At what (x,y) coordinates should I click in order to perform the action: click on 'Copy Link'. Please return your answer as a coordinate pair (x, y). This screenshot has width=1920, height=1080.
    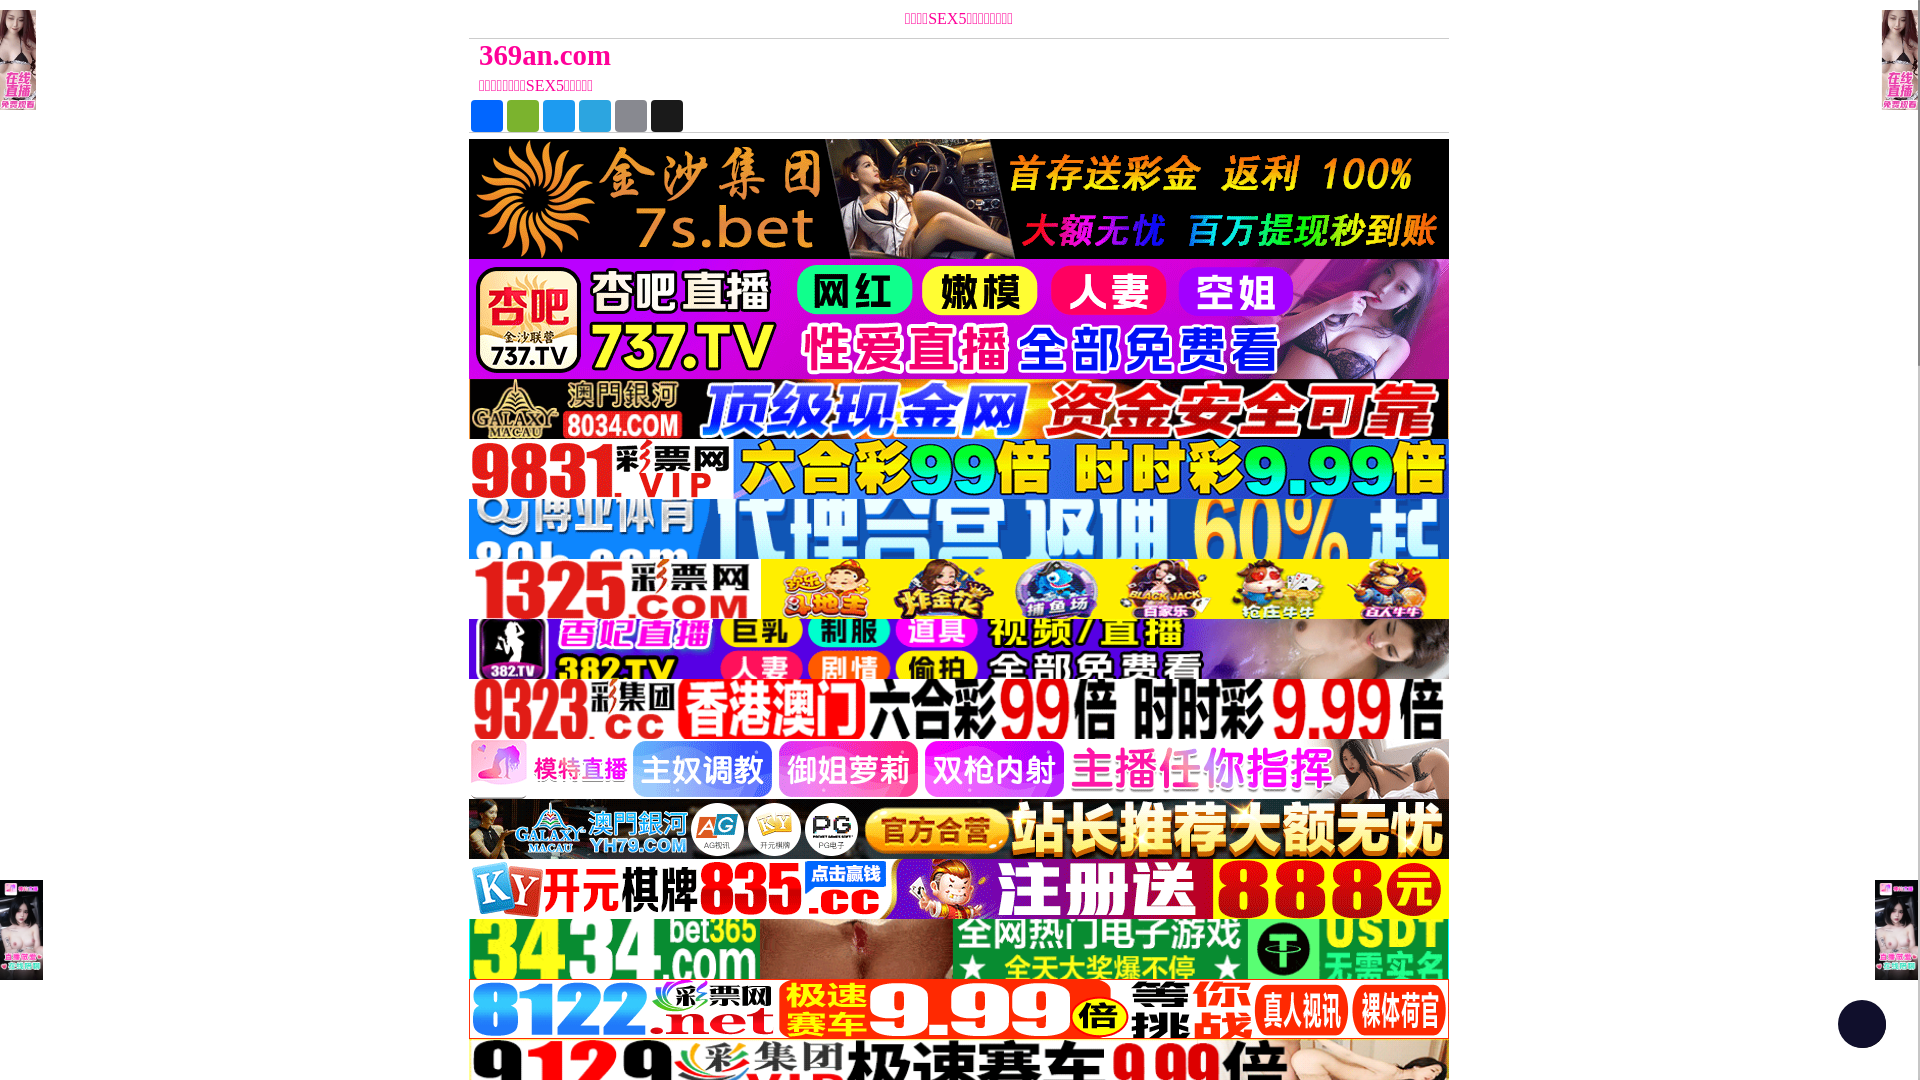
    Looking at the image, I should click on (612, 115).